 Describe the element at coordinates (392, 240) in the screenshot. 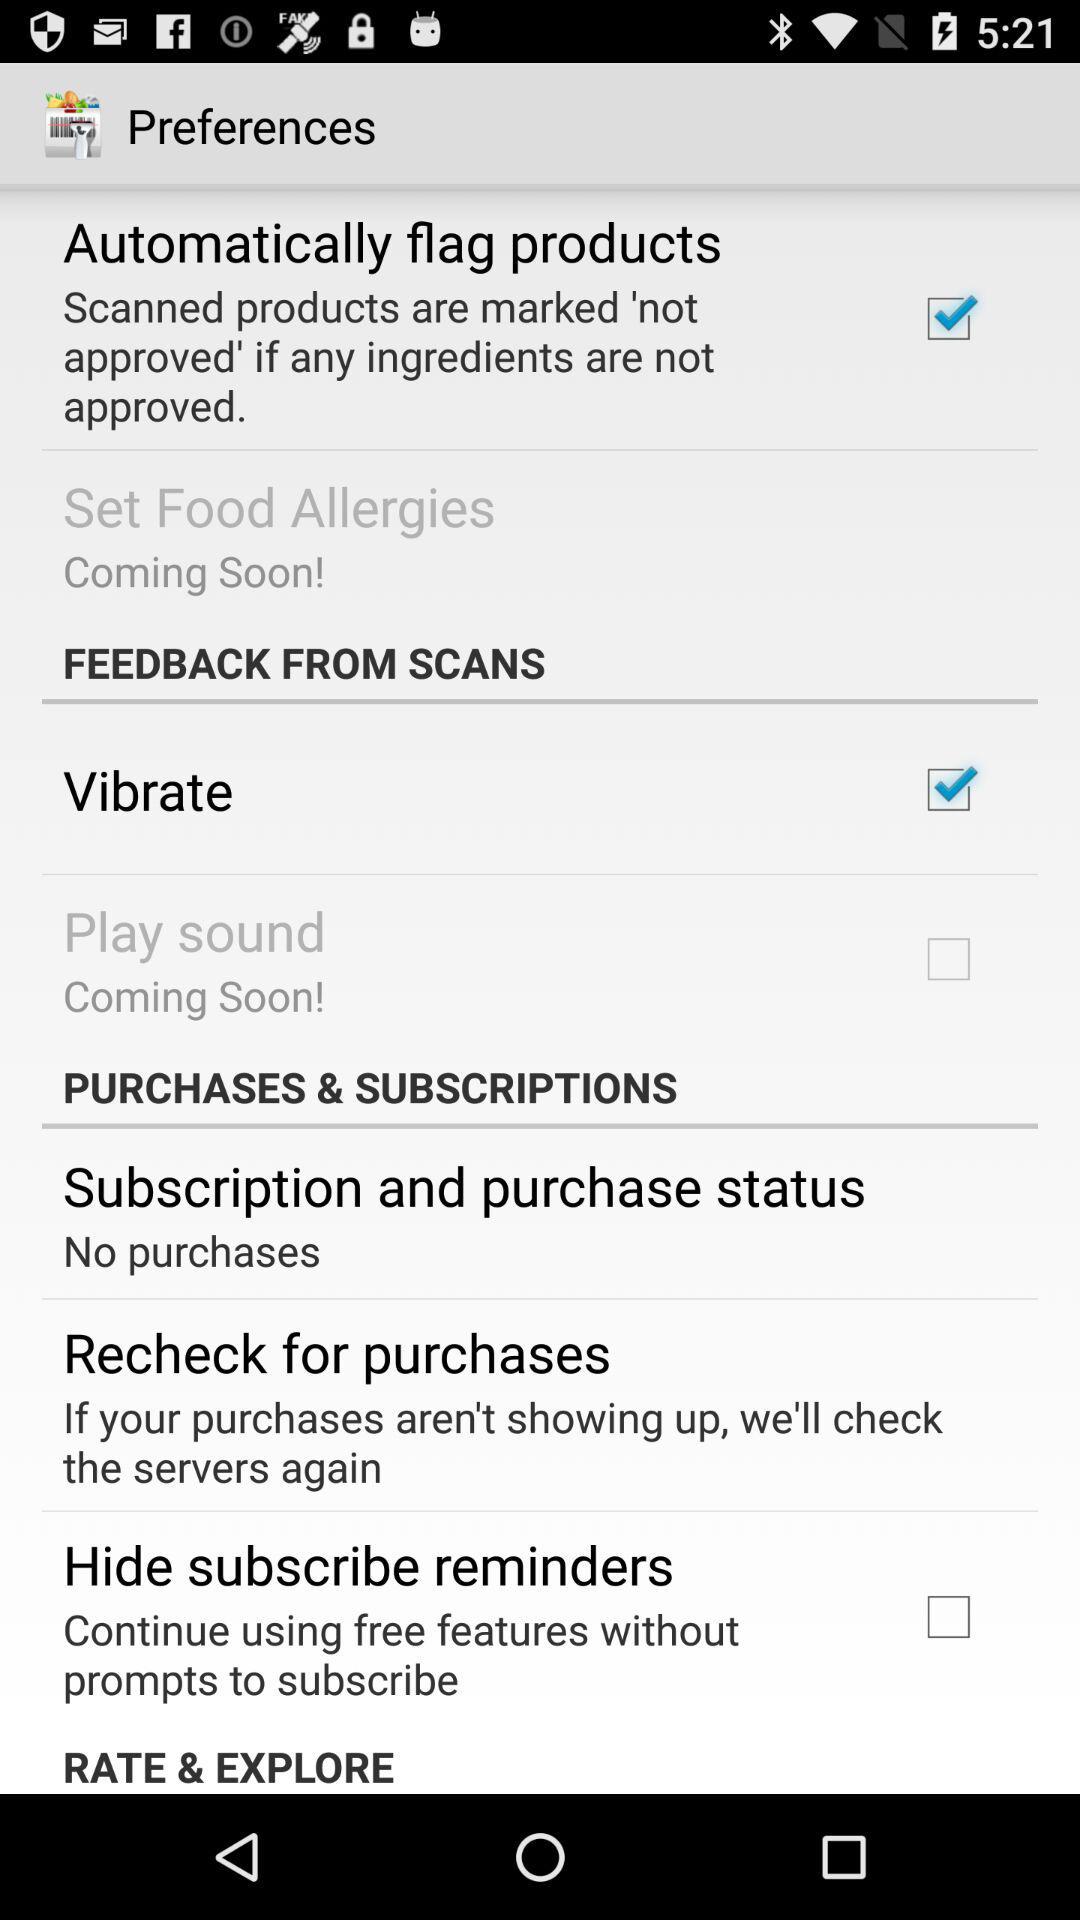

I see `the automatically flag products app` at that location.